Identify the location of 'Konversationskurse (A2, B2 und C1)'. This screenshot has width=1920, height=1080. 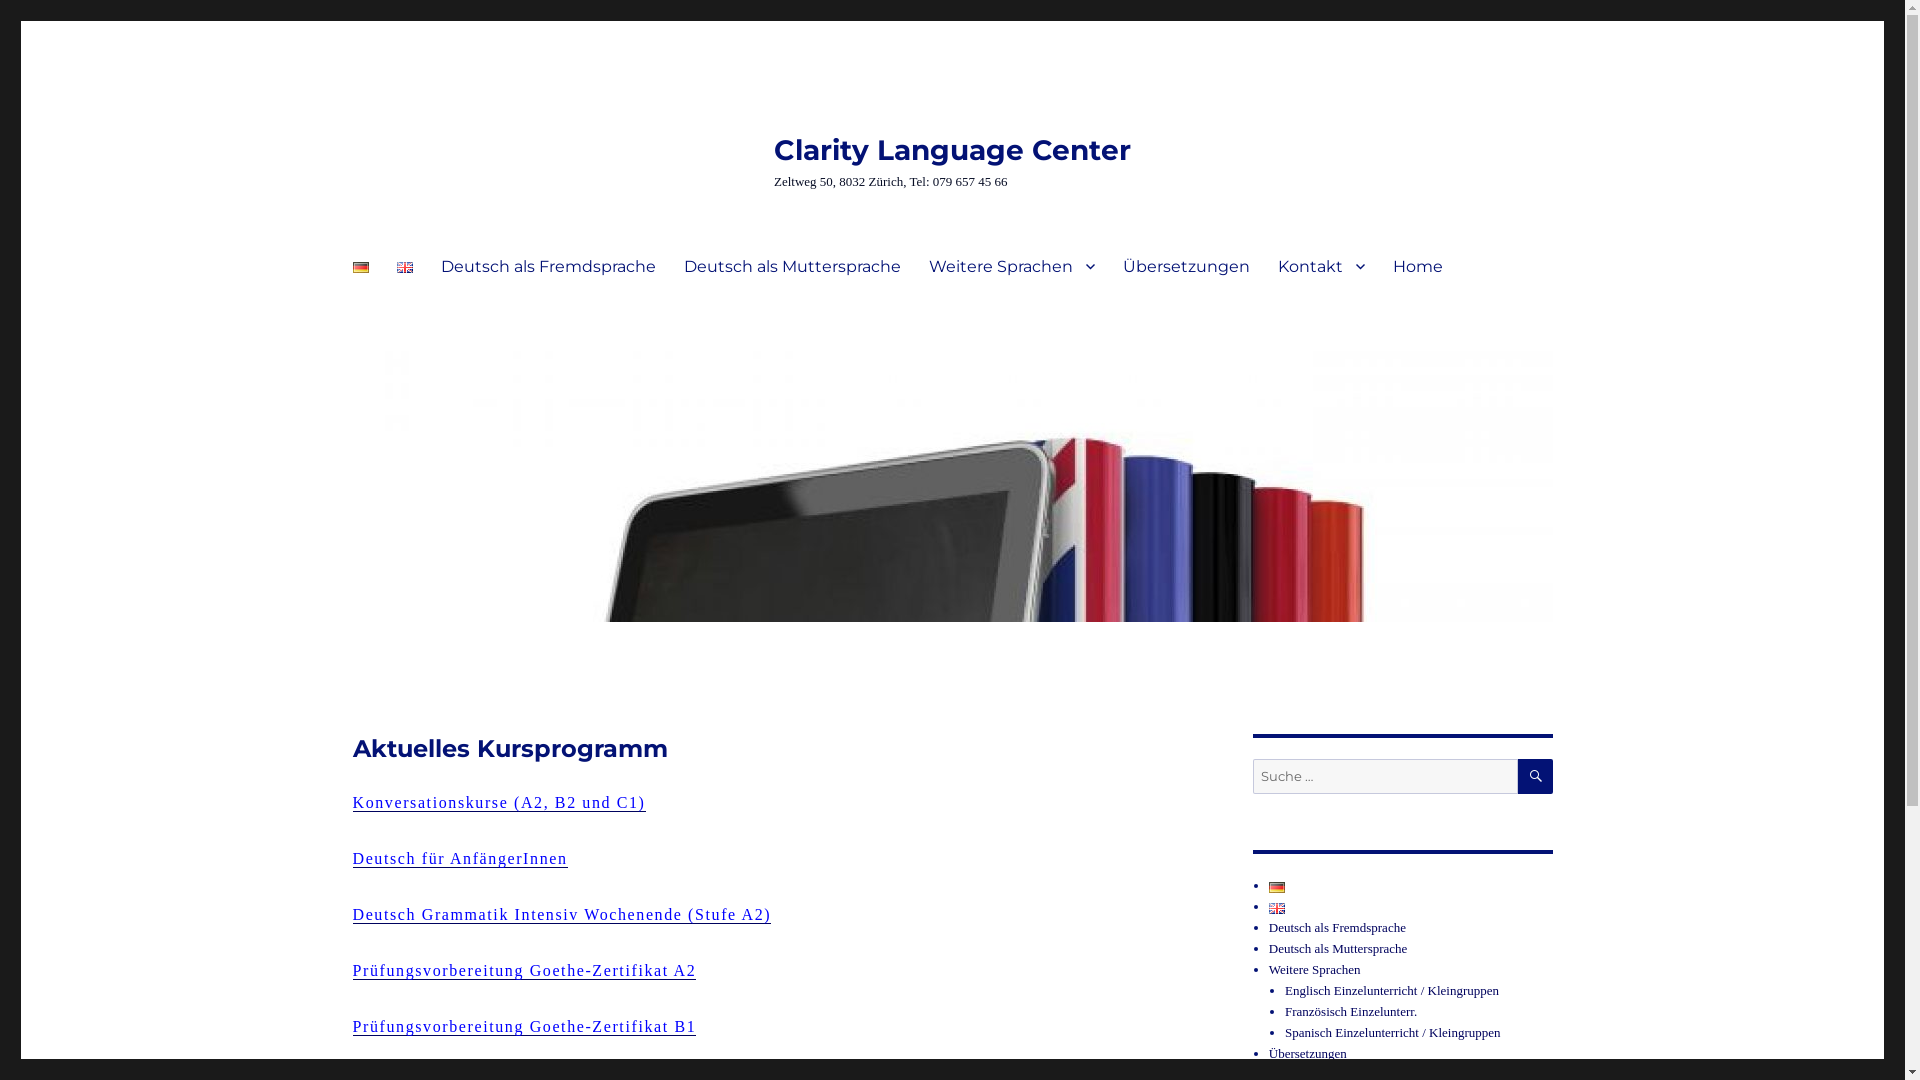
(498, 801).